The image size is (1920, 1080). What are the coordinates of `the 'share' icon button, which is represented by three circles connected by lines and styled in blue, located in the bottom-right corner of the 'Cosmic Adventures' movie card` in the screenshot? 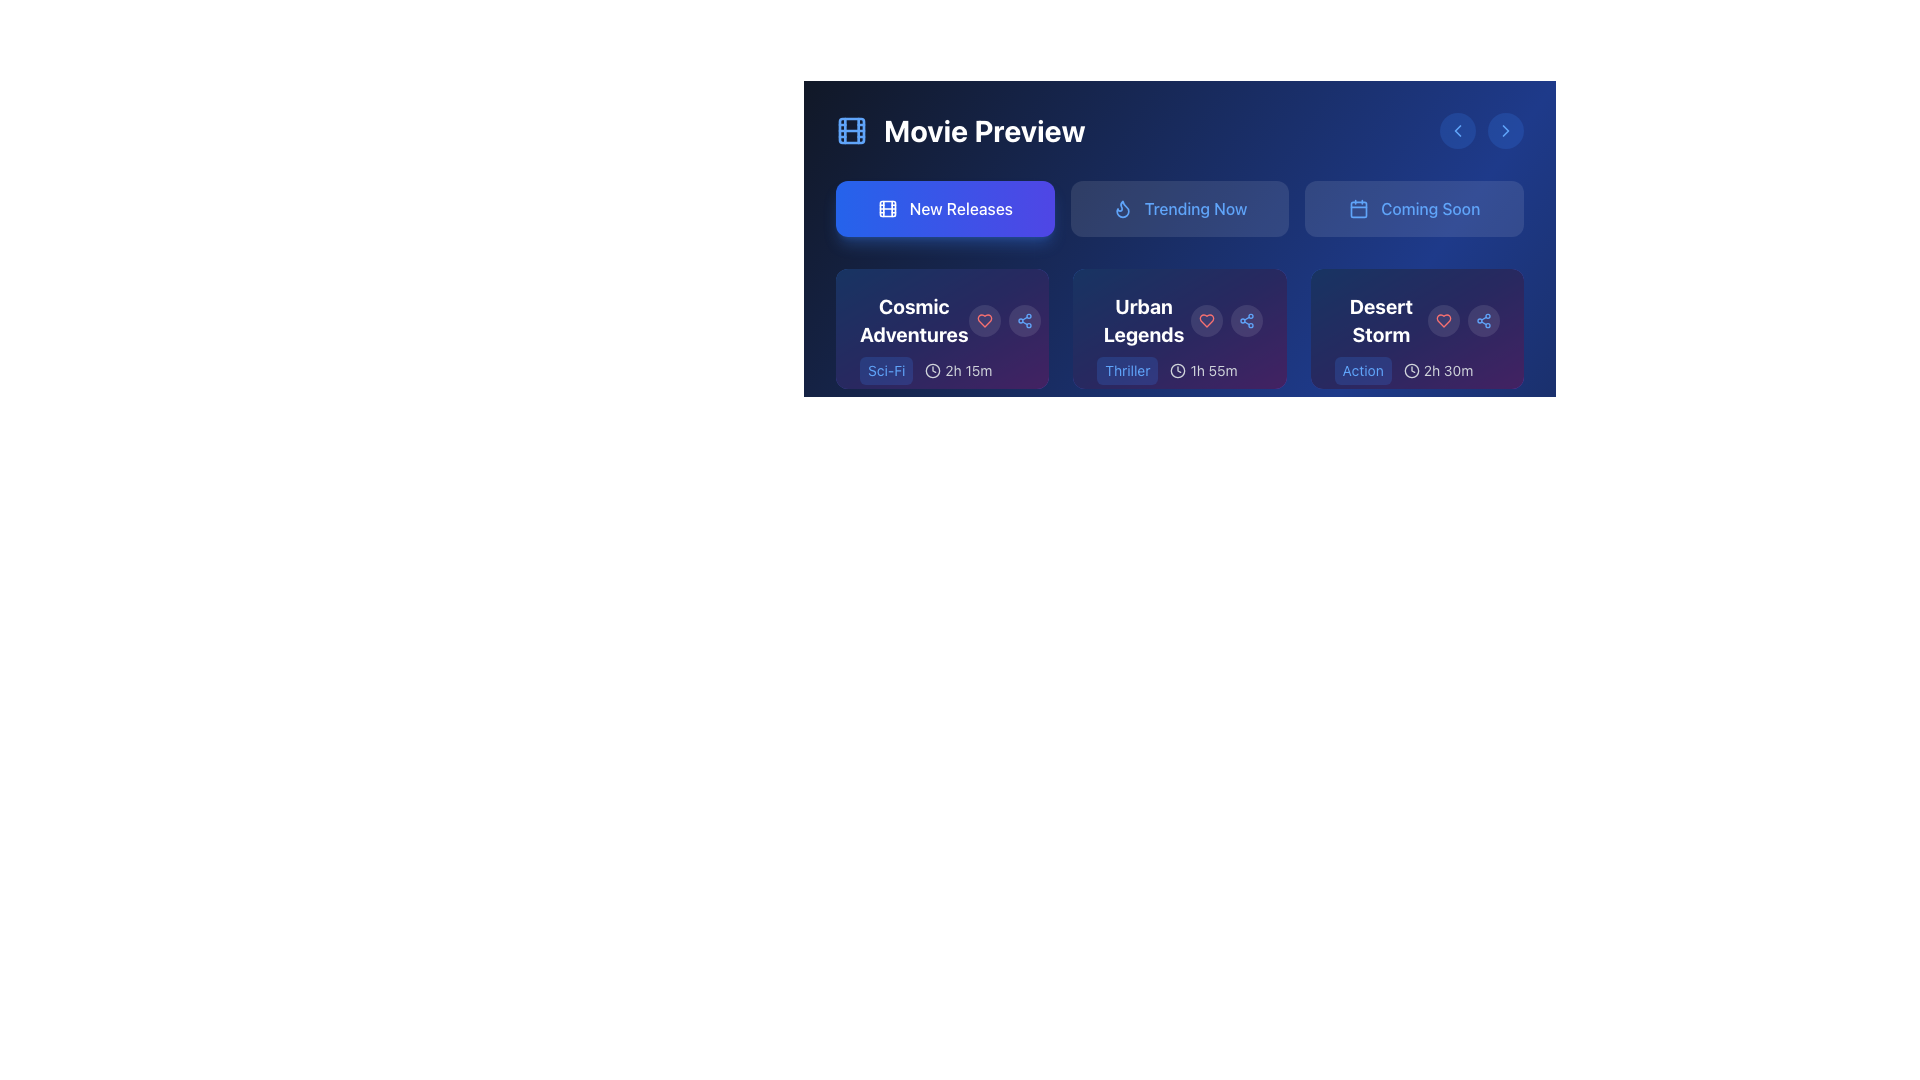 It's located at (1024, 319).